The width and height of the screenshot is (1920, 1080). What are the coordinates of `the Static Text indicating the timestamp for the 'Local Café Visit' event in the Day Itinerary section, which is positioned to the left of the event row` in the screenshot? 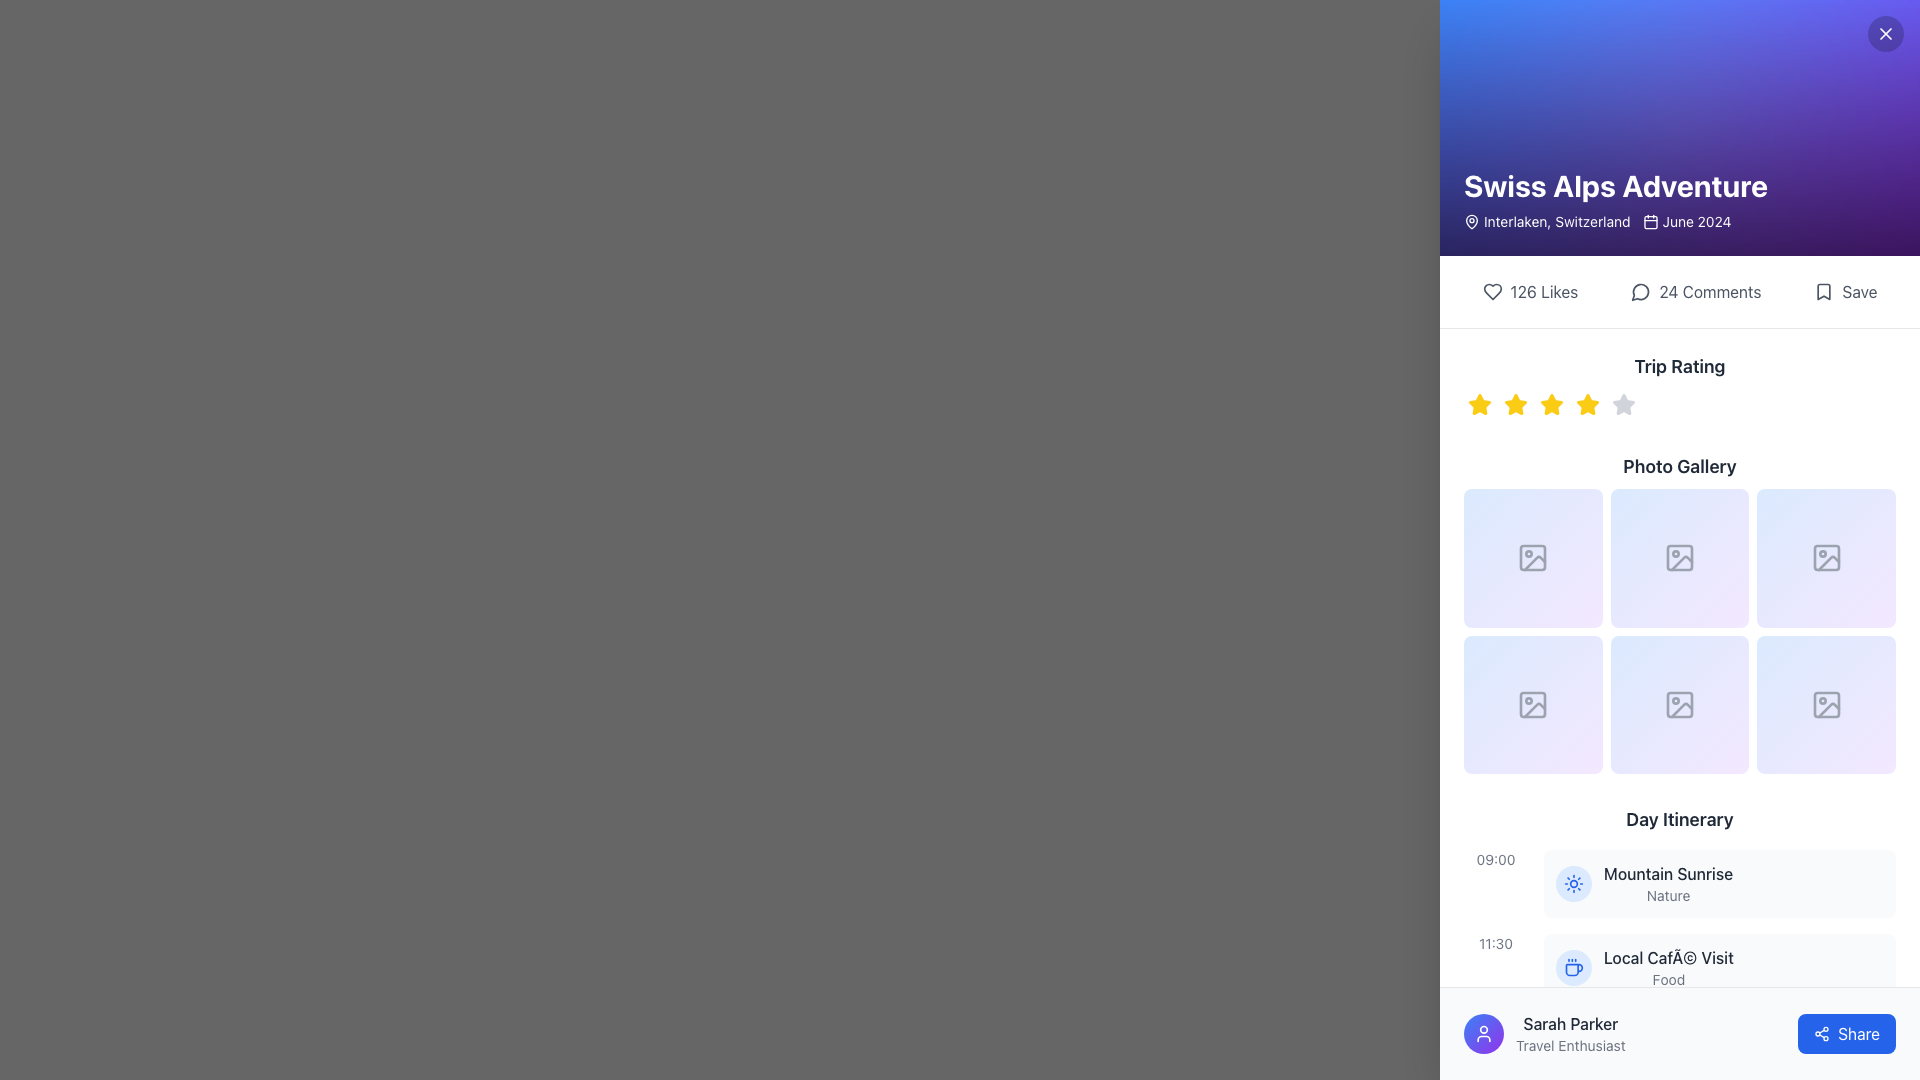 It's located at (1496, 944).